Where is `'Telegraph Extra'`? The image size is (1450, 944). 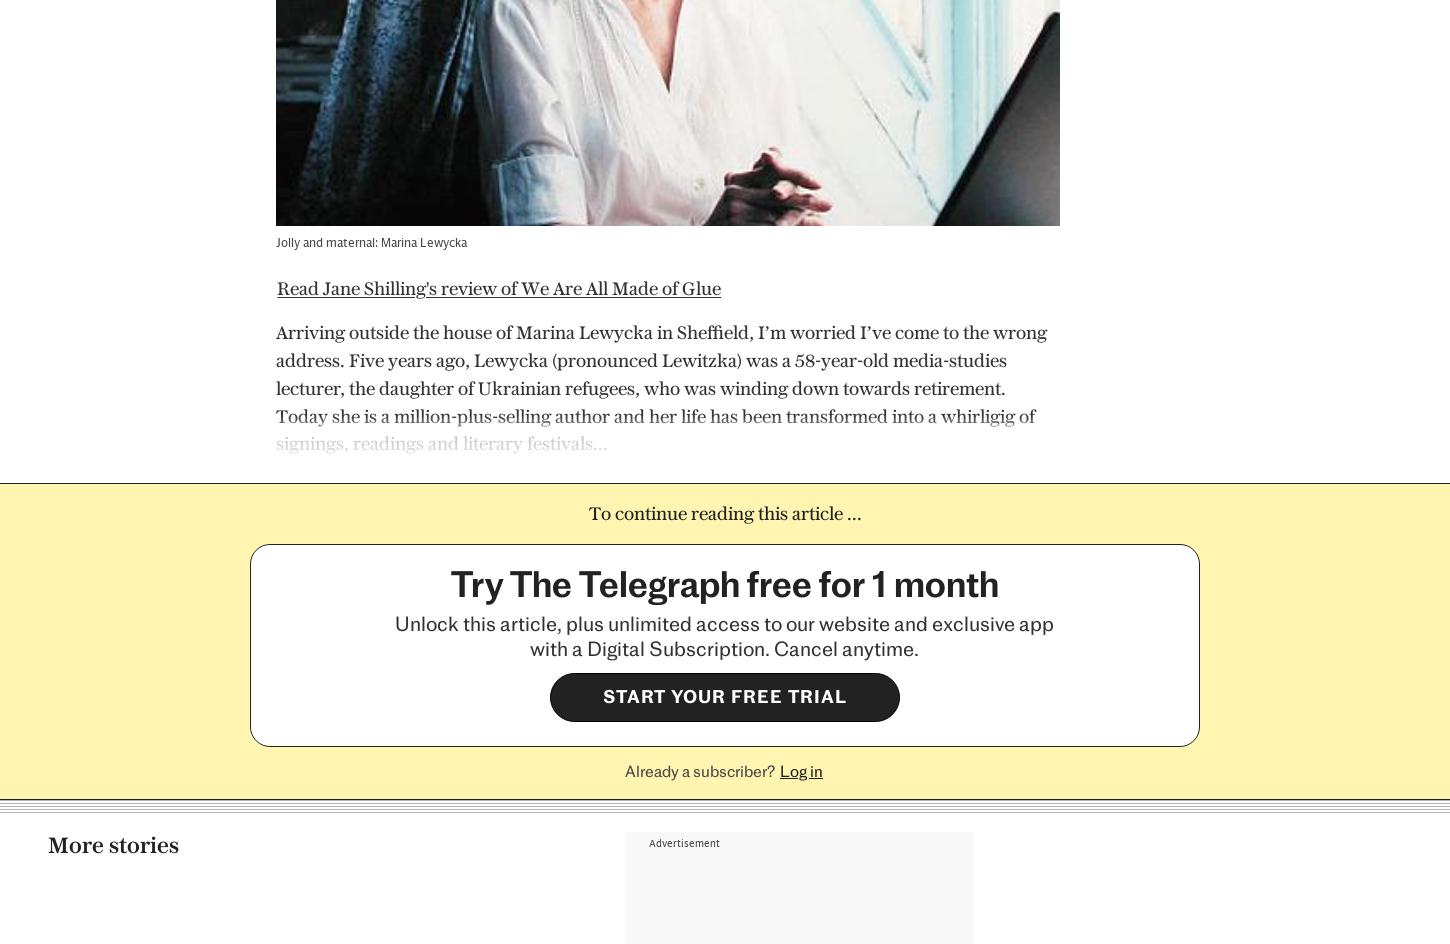 'Telegraph Extra' is located at coordinates (665, 879).